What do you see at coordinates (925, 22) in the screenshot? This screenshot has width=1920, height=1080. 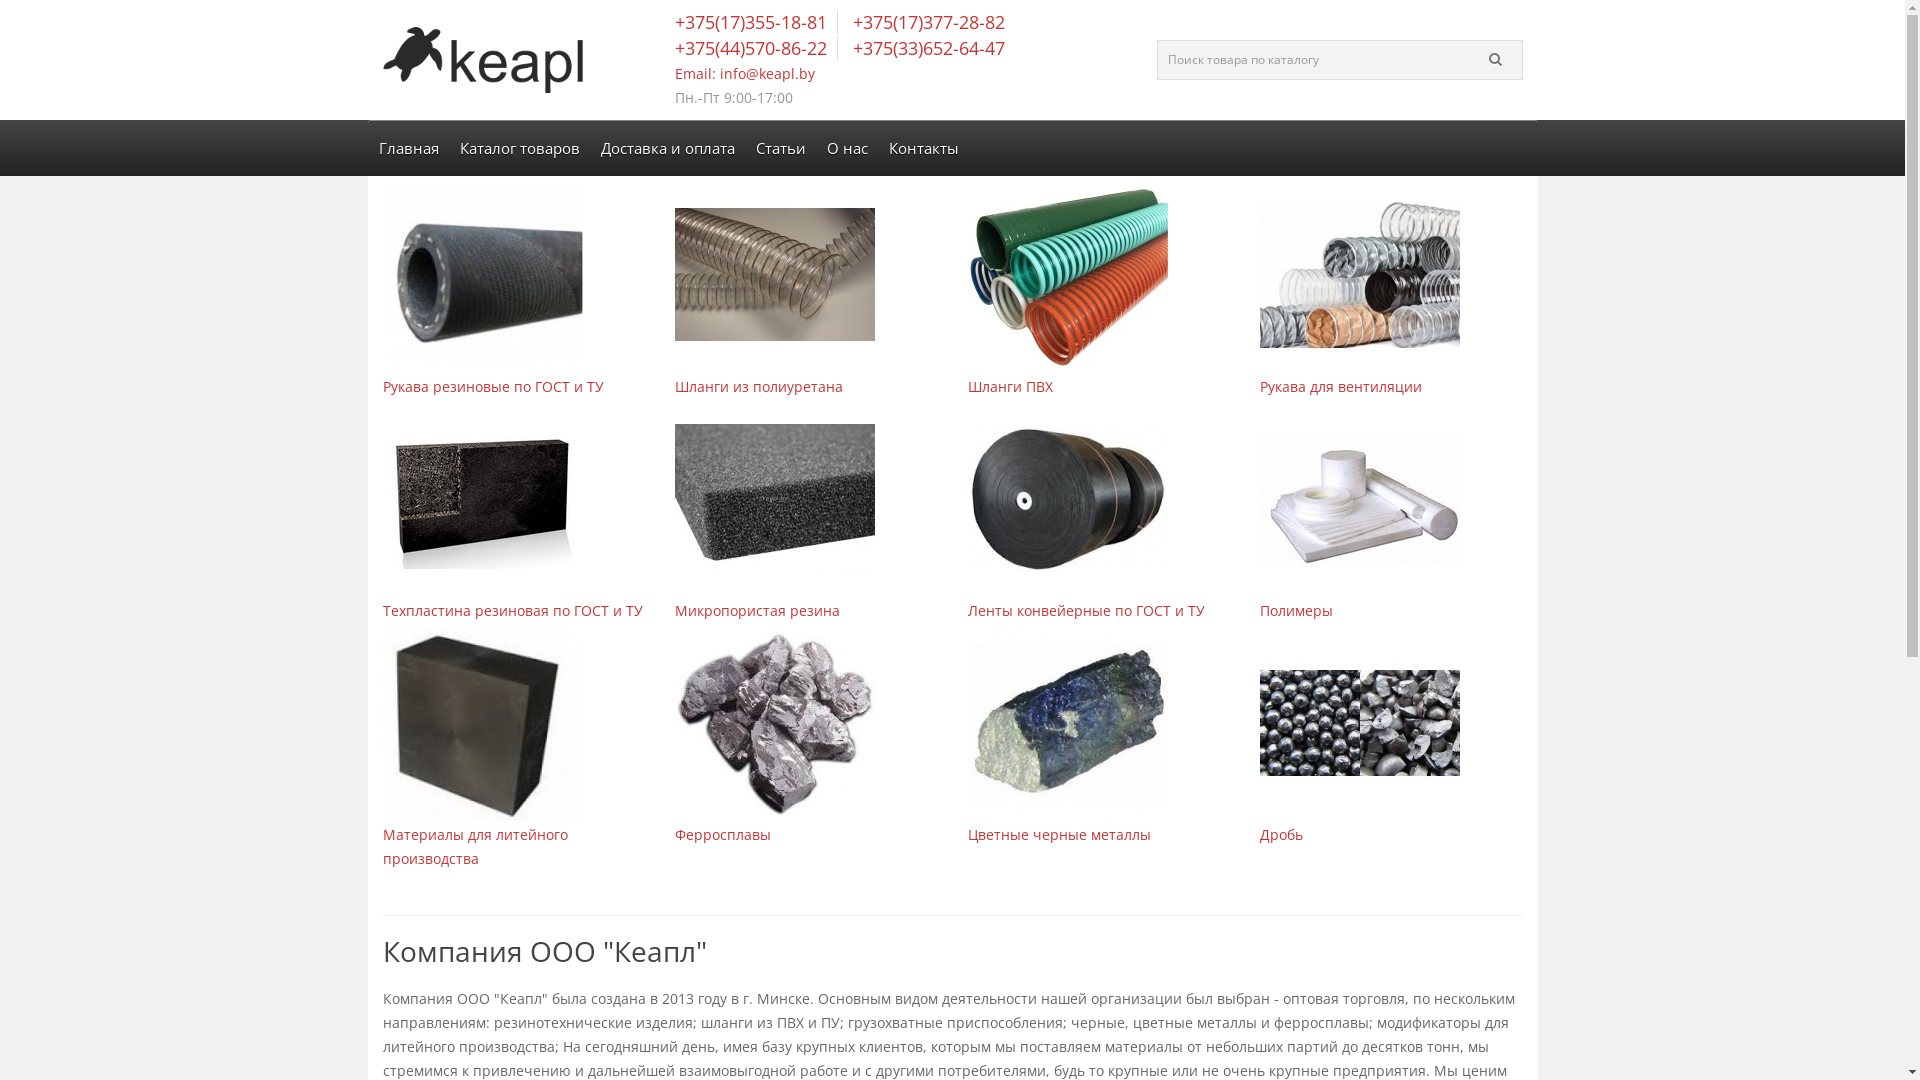 I see `'+375(17)377-28-82'` at bounding box center [925, 22].